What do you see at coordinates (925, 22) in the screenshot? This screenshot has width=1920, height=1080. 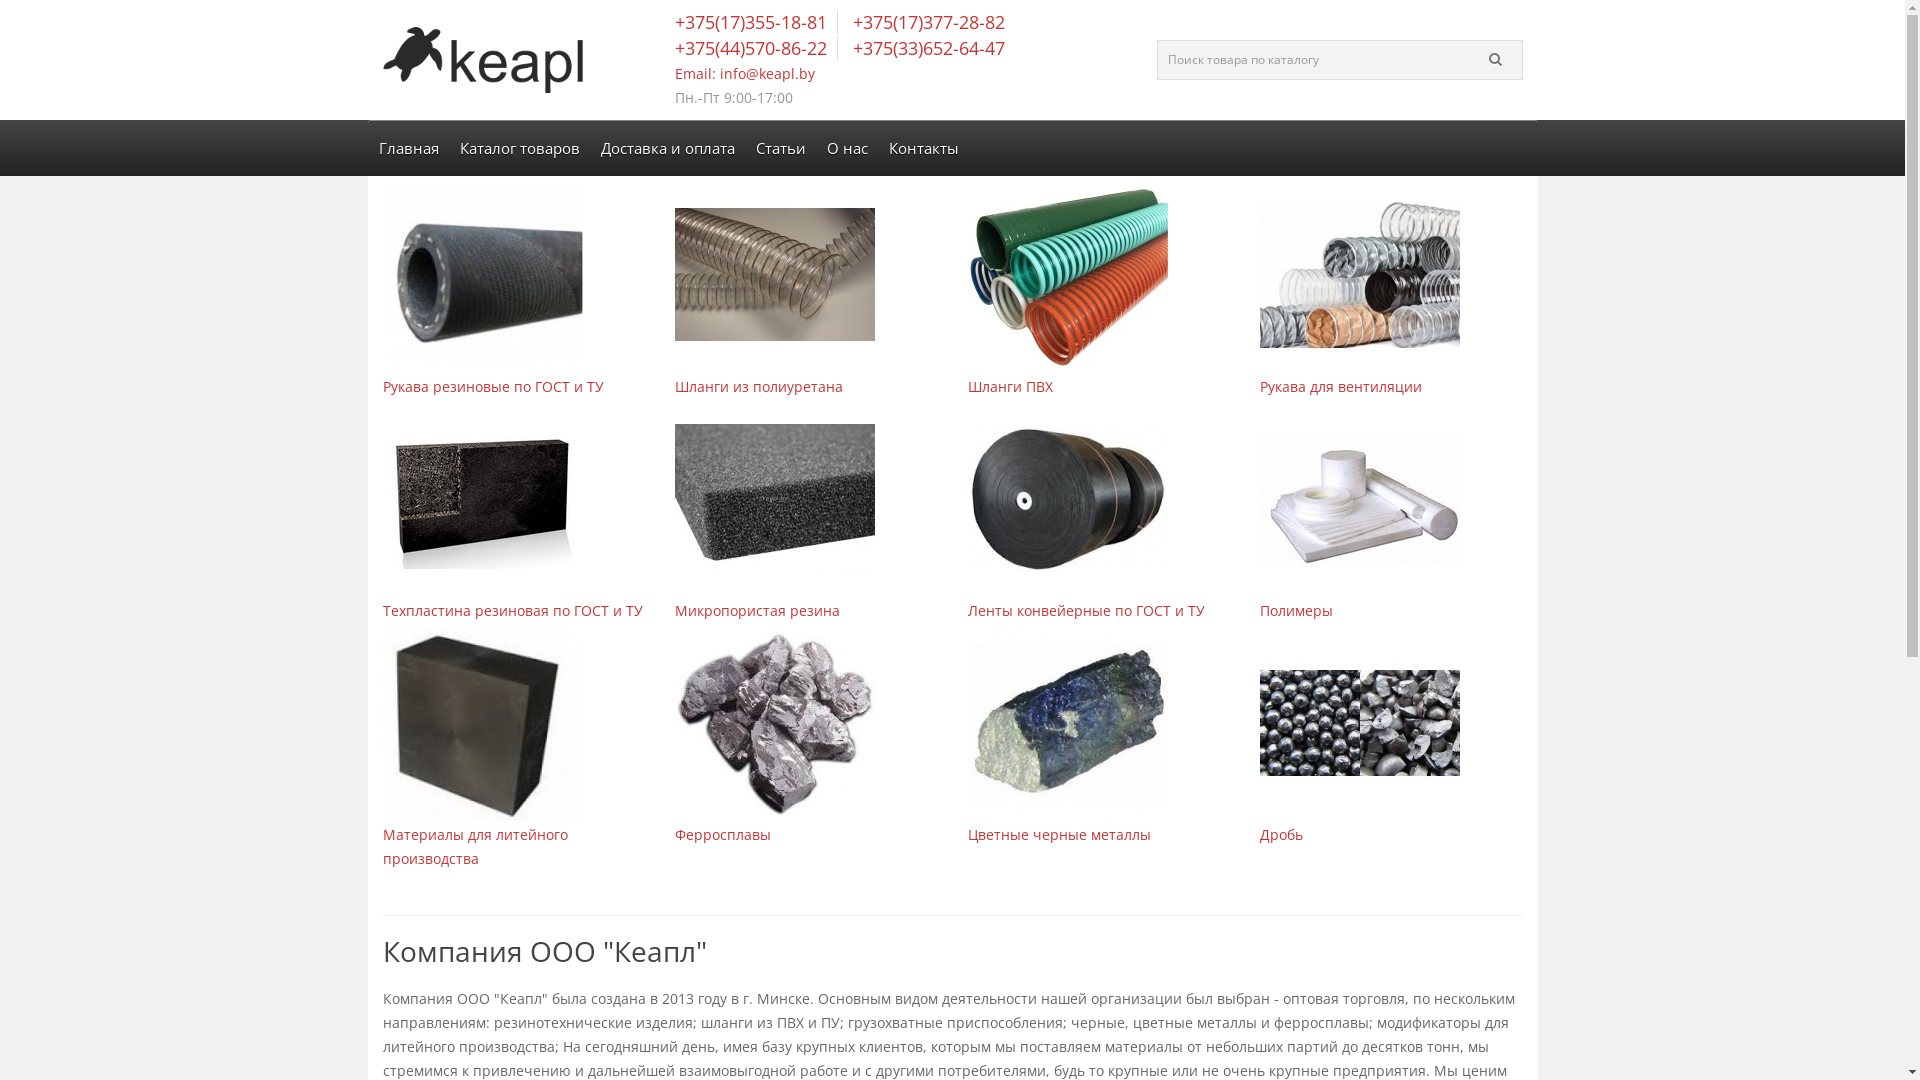 I see `'+375(17)377-28-82'` at bounding box center [925, 22].